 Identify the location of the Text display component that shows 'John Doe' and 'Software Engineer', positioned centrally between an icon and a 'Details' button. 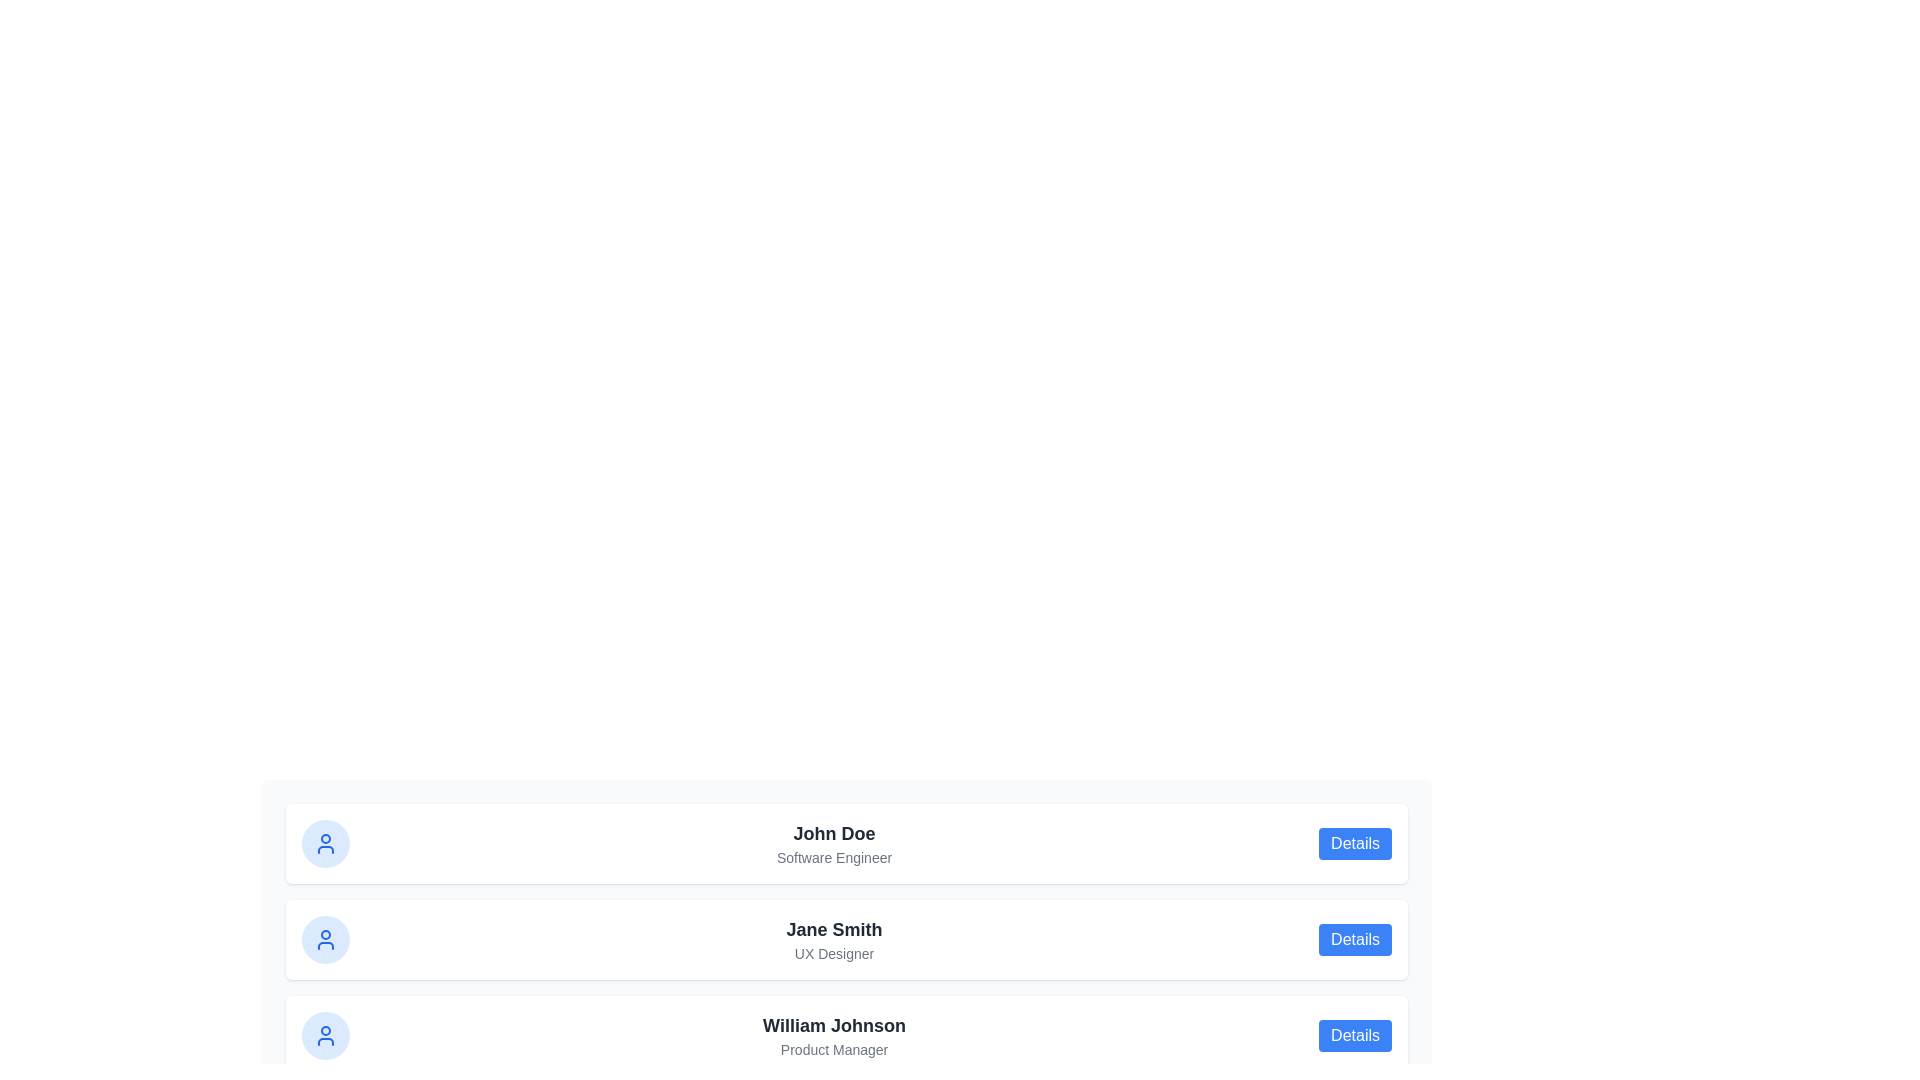
(834, 844).